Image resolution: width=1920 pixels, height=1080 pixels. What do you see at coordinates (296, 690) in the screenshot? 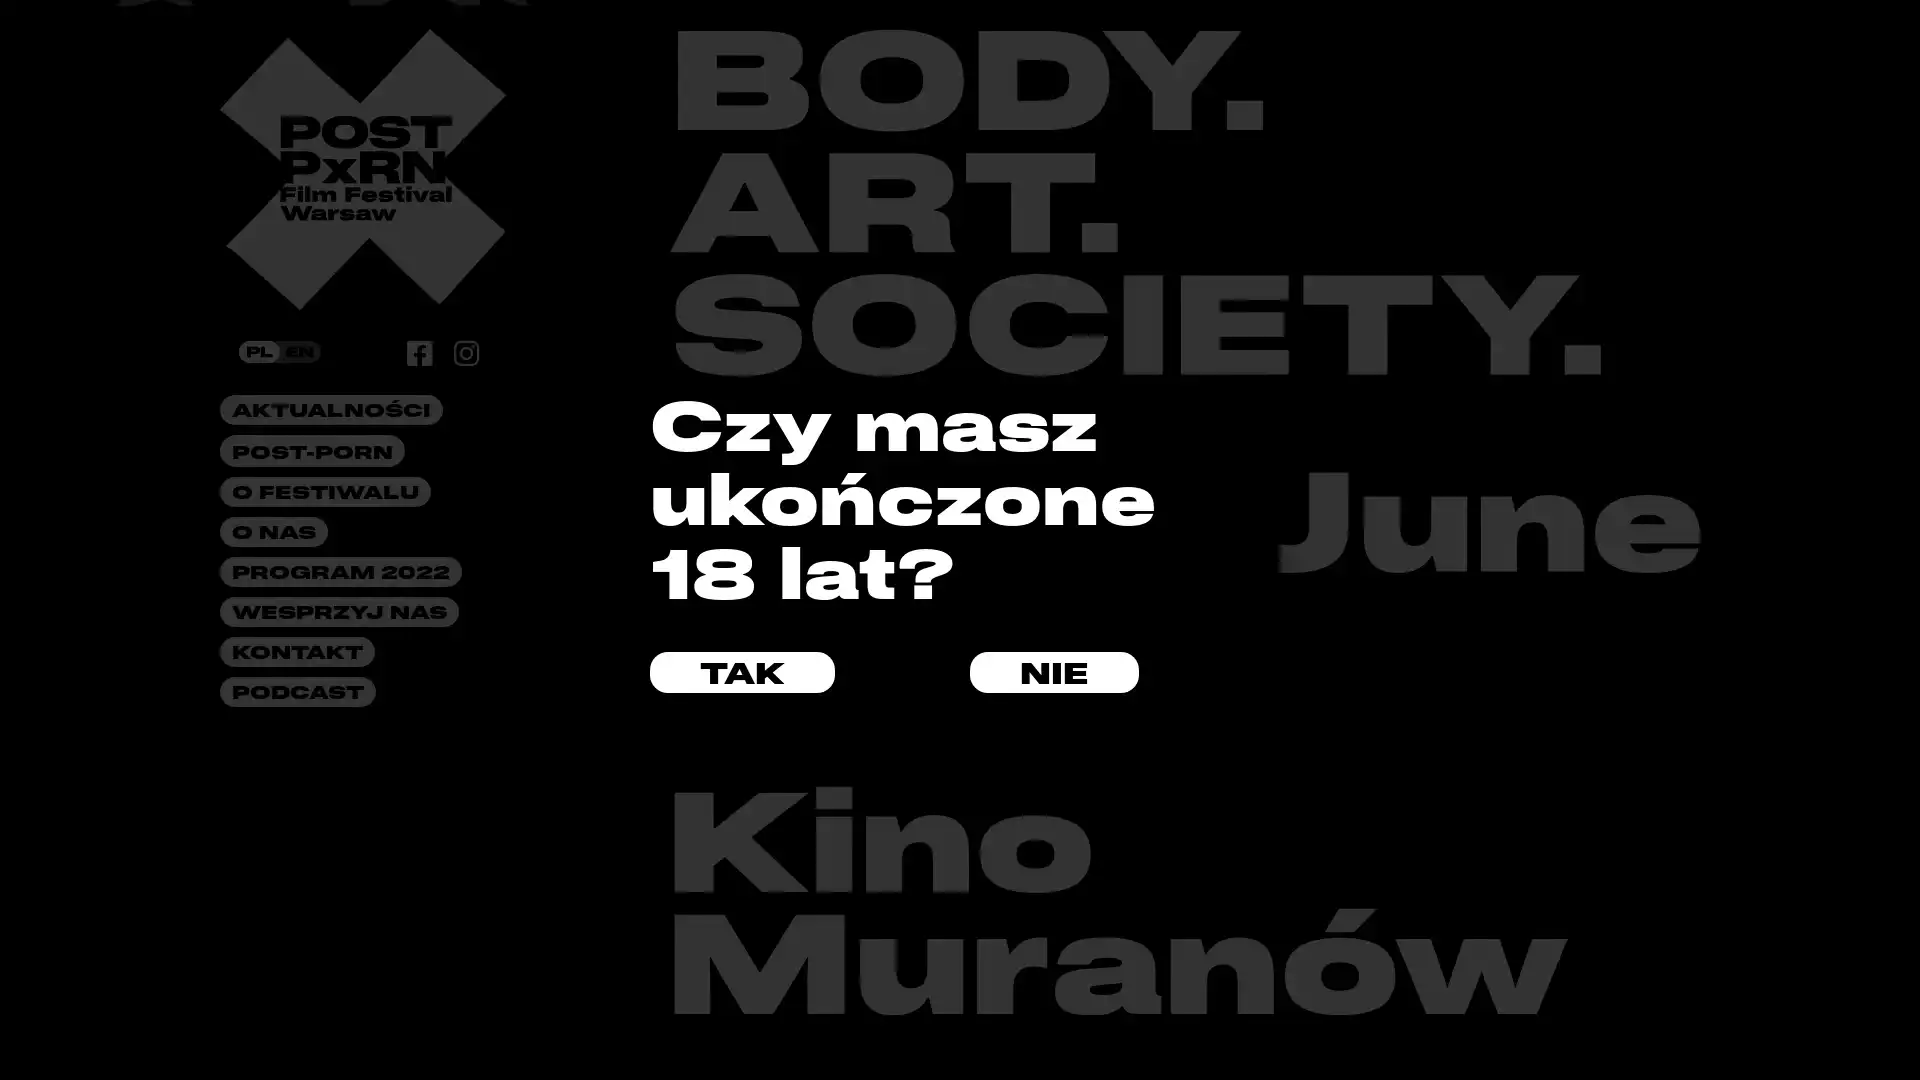
I see `PODCAST` at bounding box center [296, 690].